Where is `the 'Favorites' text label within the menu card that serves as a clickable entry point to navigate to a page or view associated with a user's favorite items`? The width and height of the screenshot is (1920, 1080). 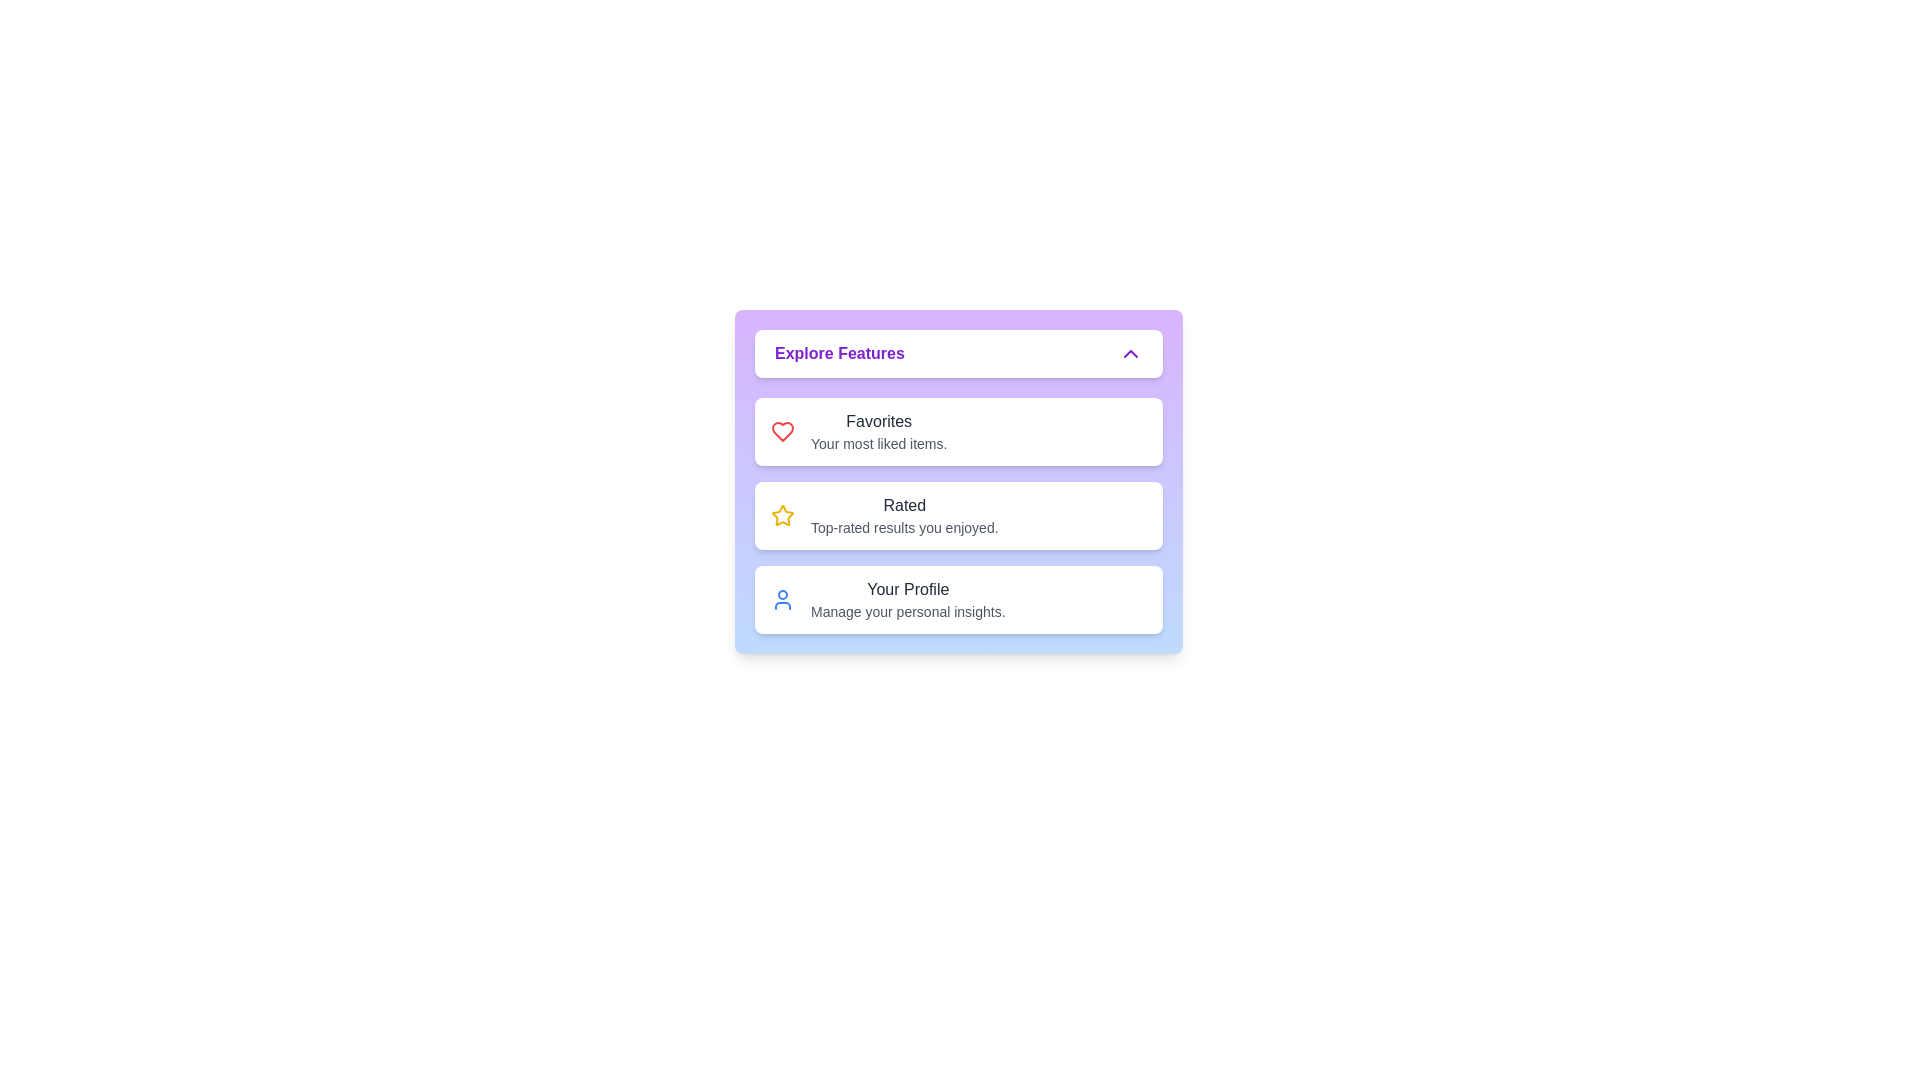 the 'Favorites' text label within the menu card that serves as a clickable entry point to navigate to a page or view associated with a user's favorite items is located at coordinates (878, 431).